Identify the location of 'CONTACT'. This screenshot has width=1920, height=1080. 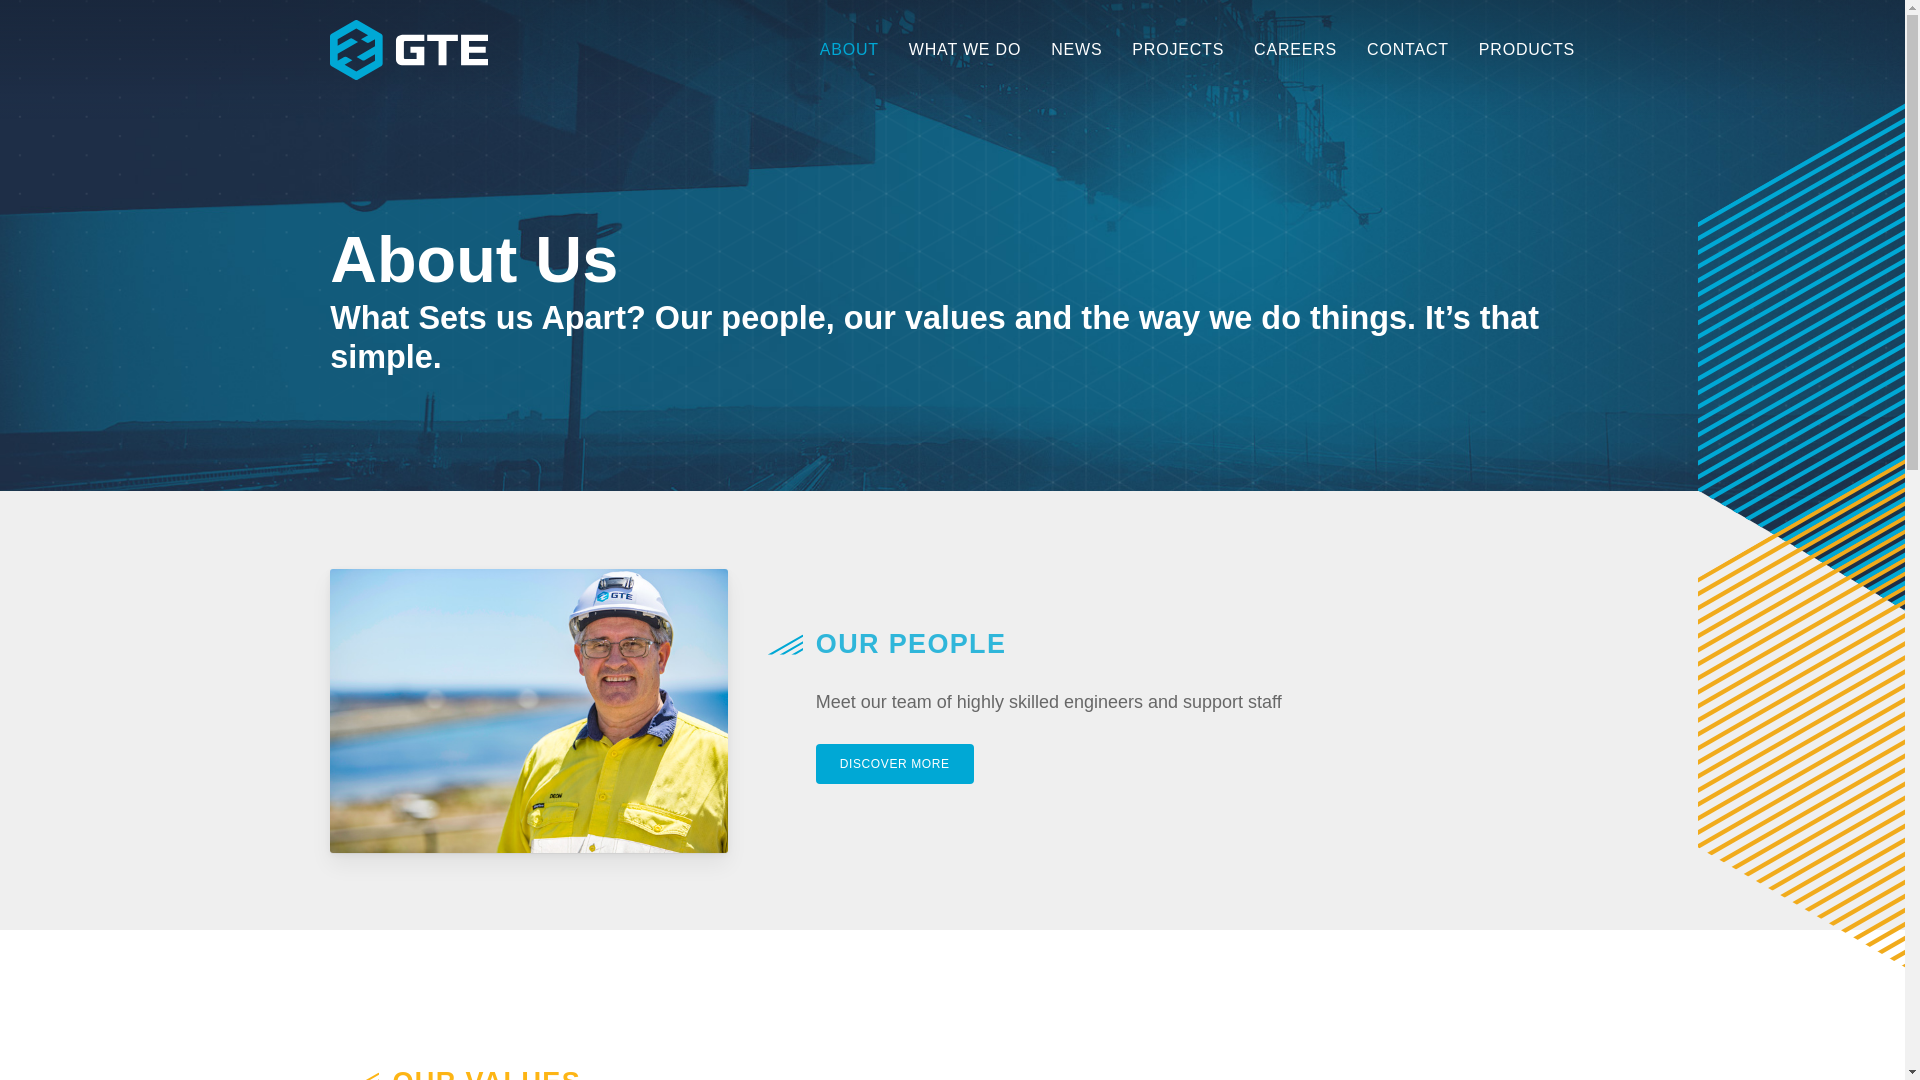
(1406, 49).